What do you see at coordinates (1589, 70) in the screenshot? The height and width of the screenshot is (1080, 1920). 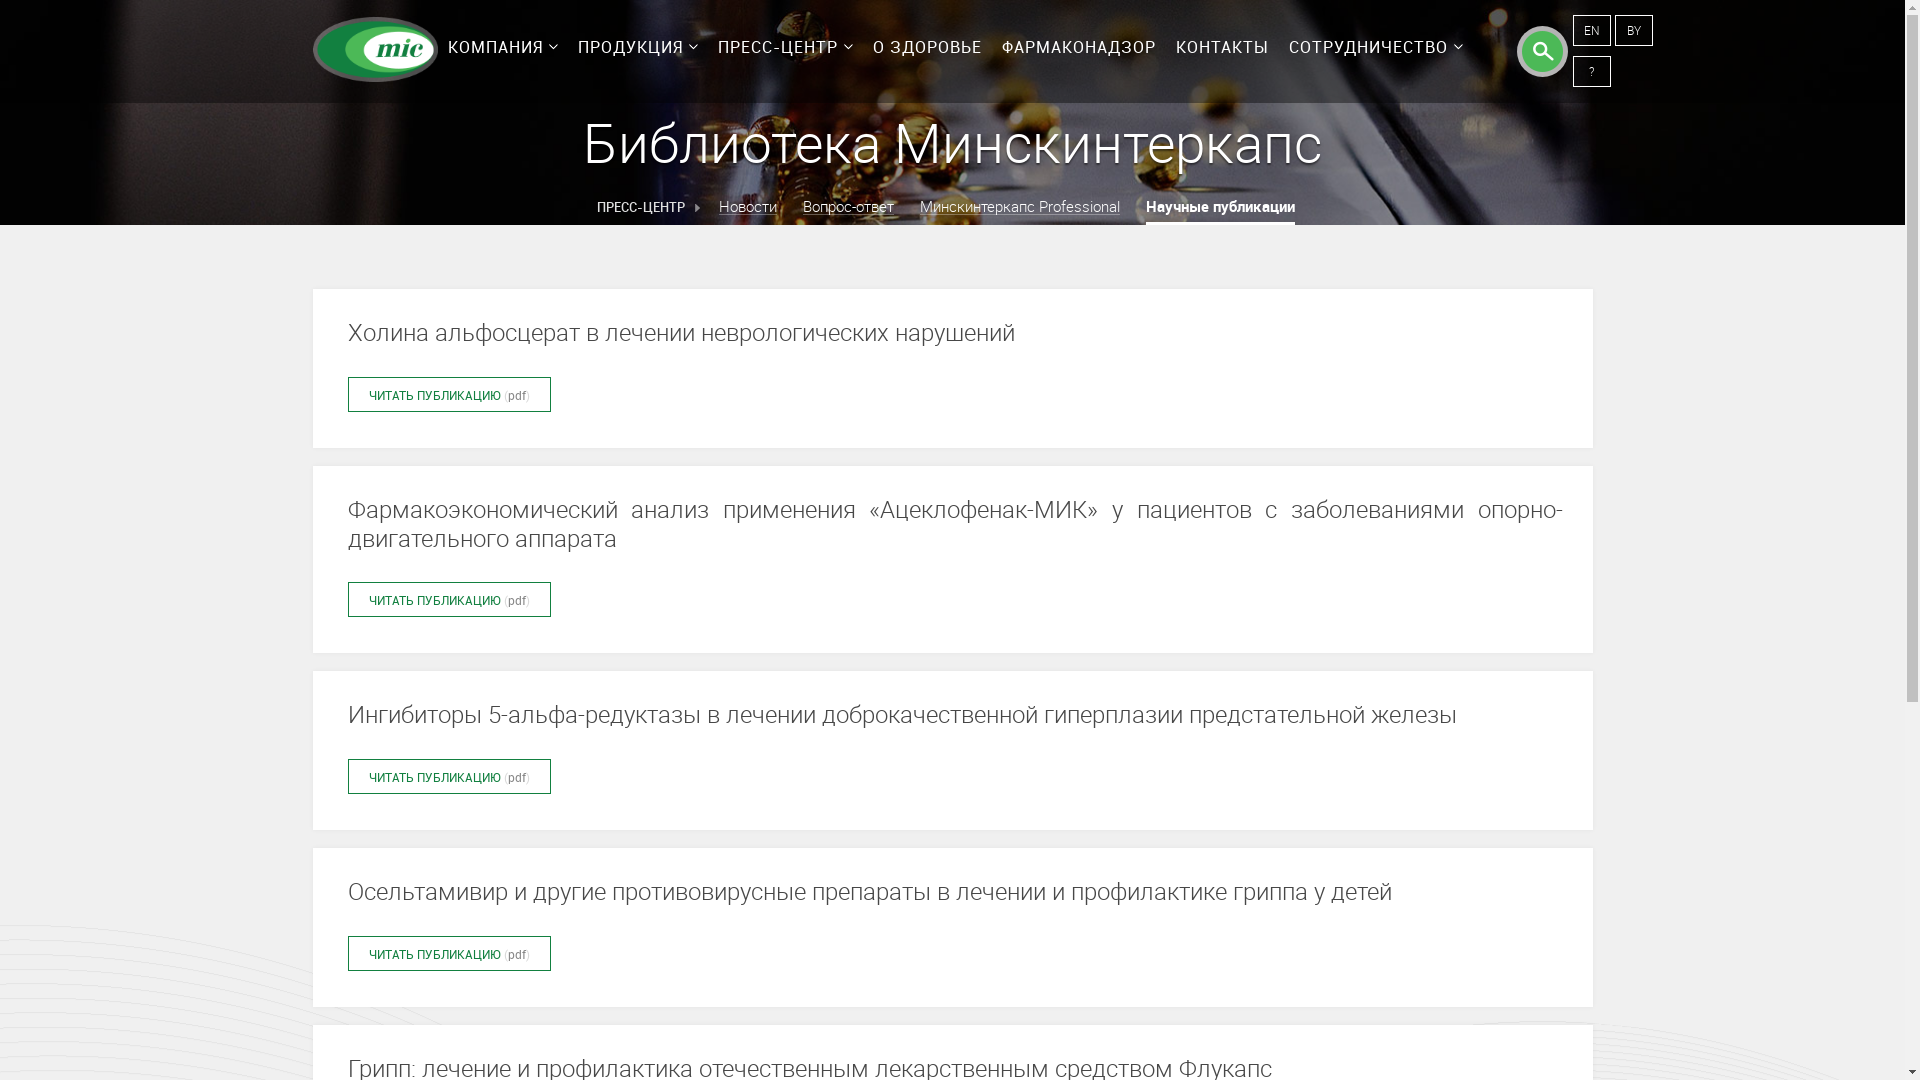 I see `'?'` at bounding box center [1589, 70].